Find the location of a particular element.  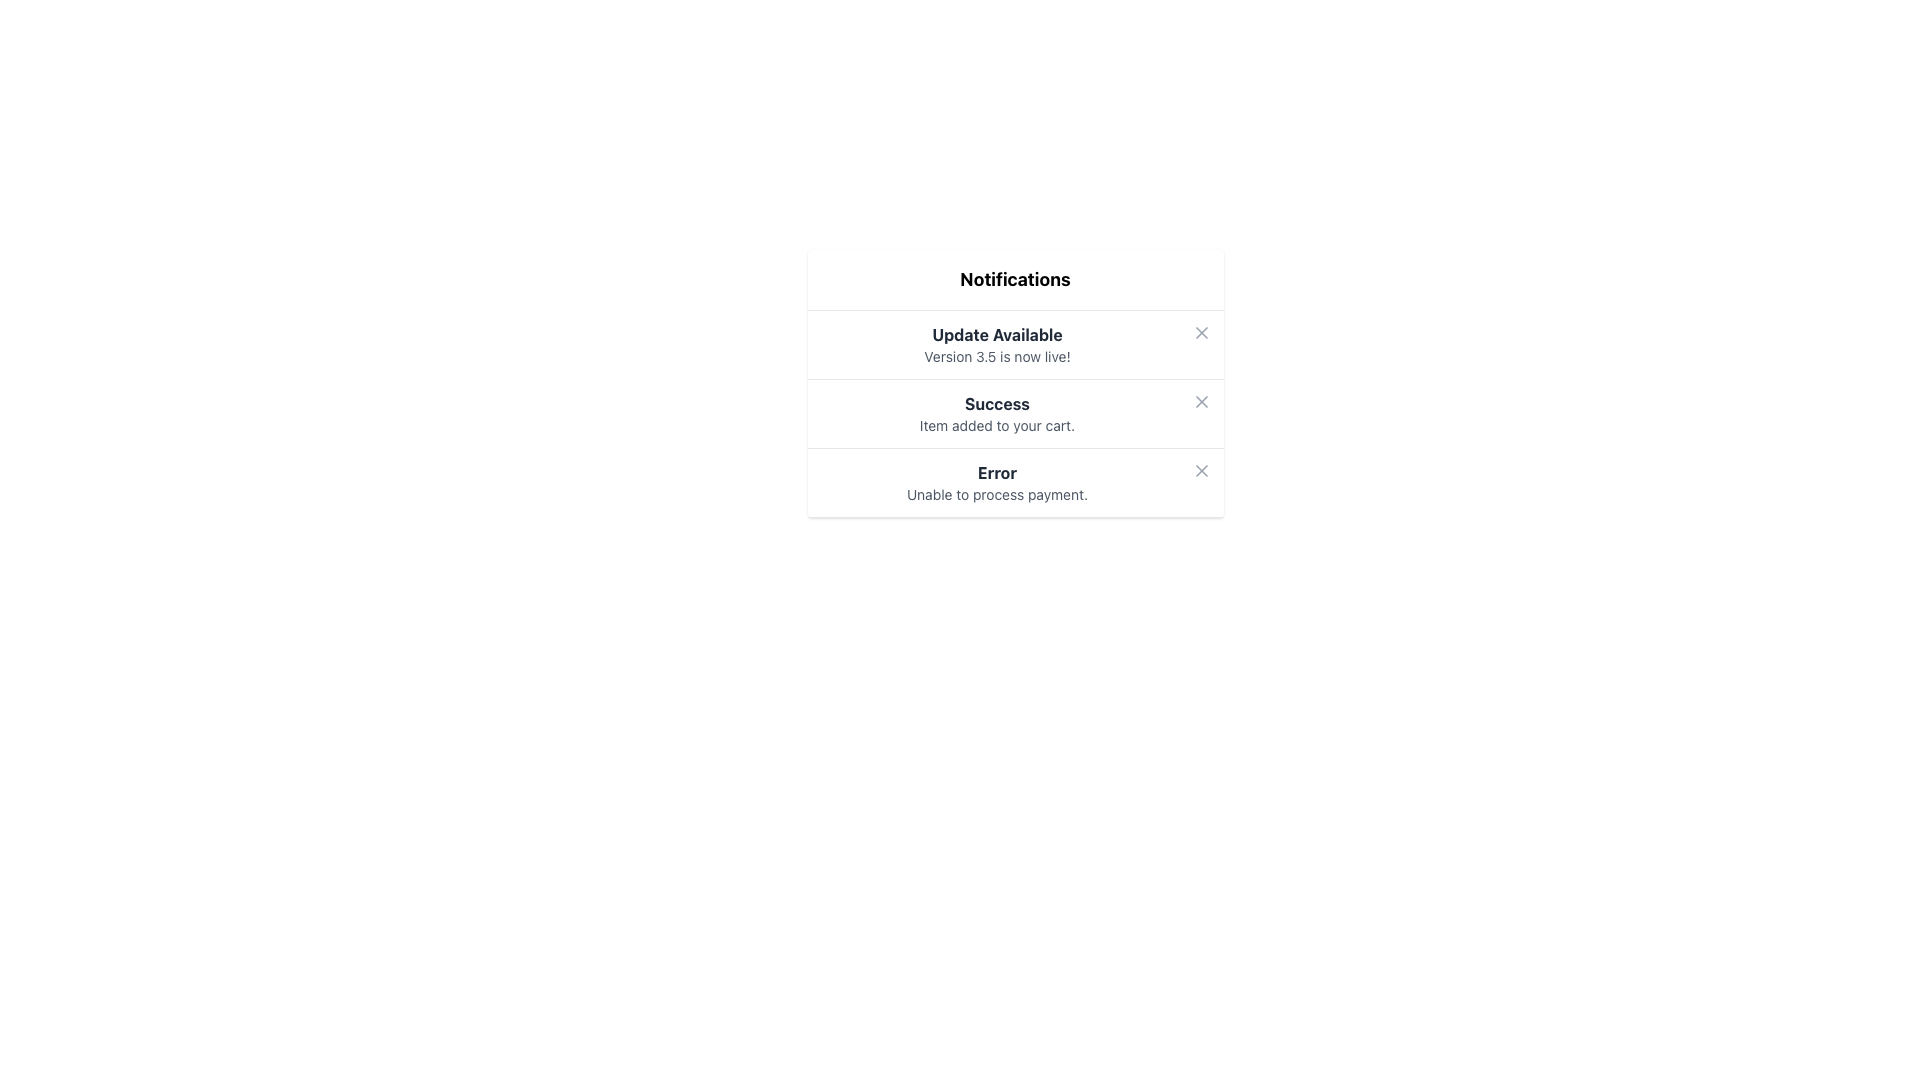

the Text Label that provides an update about the availability of 'Version 3.5', located beneath 'Update Available' and centered within the notification box is located at coordinates (997, 356).